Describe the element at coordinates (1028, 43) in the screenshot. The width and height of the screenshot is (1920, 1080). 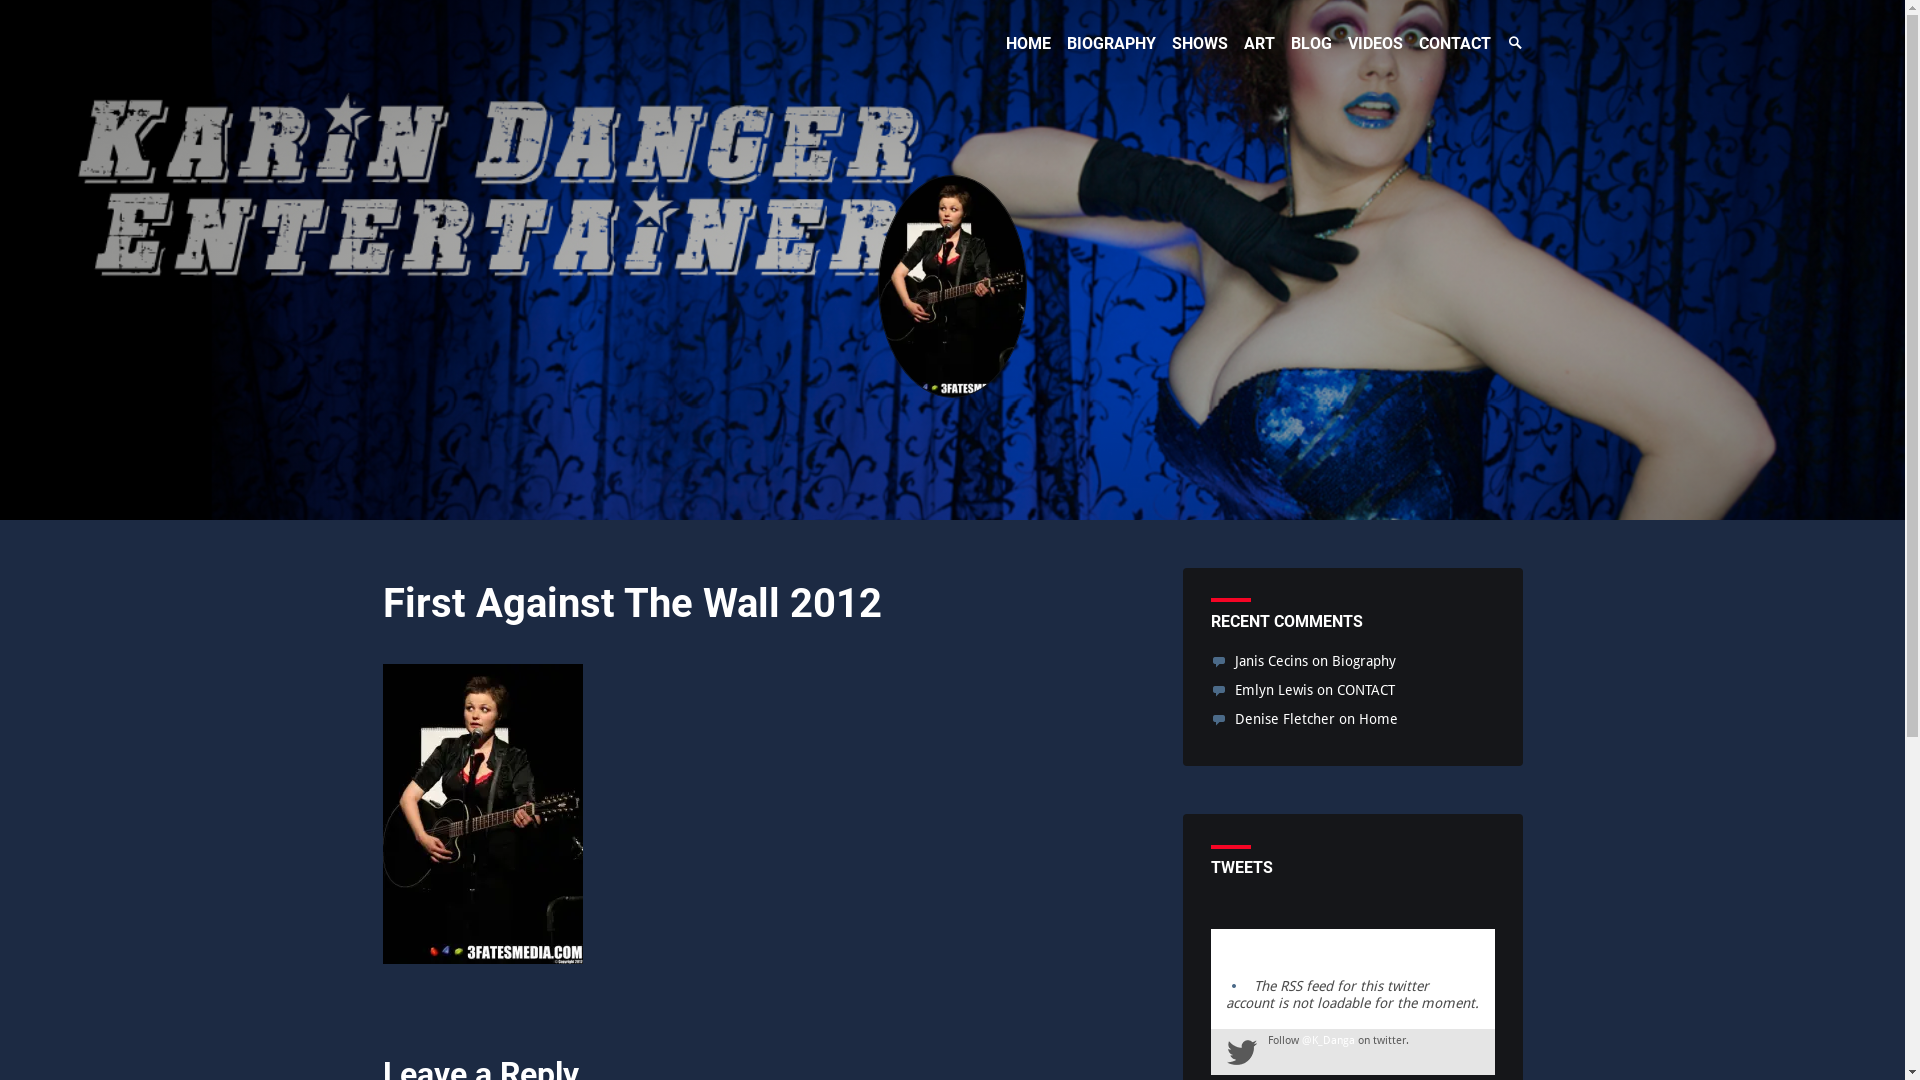
I see `'HOME'` at that location.